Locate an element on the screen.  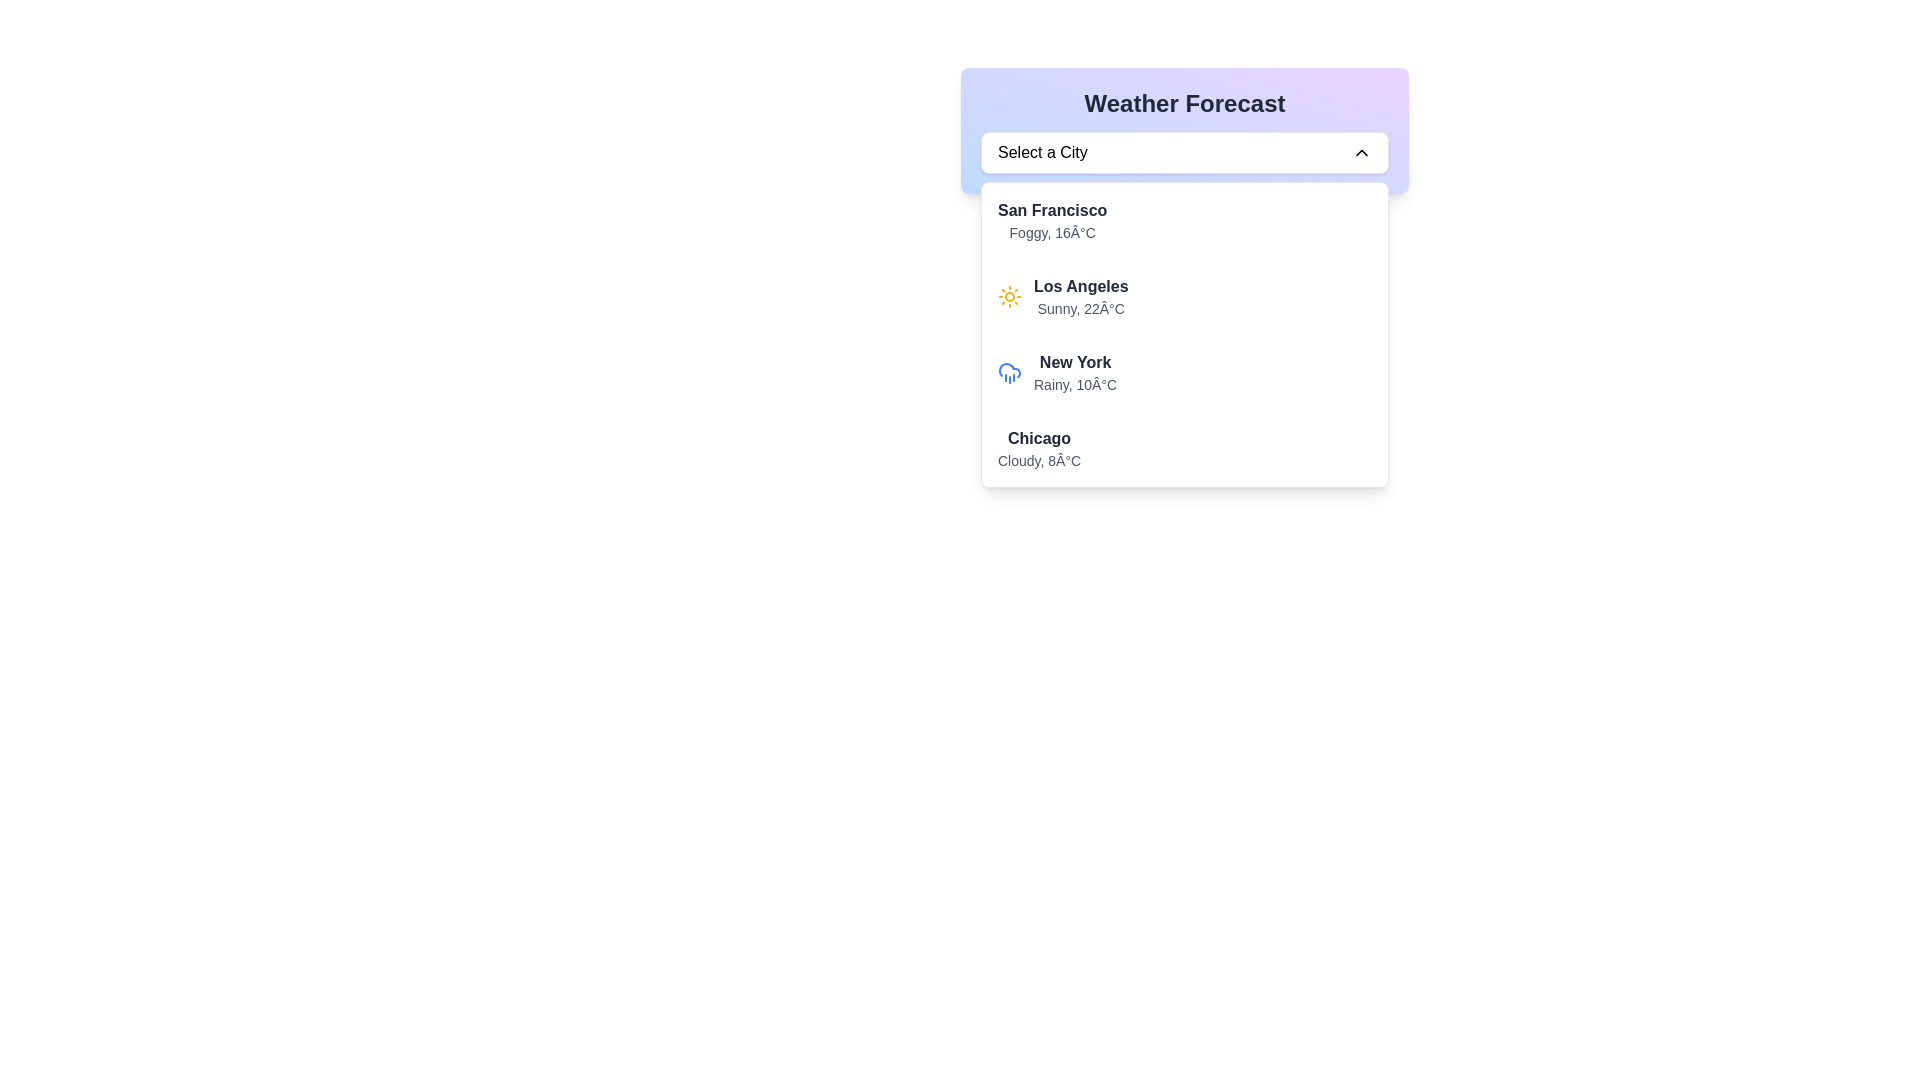
weather information for New York displayed in the third entry of the dropdown list under the 'Weather Forecast' header, which is accompanied by a rain cloud icon is located at coordinates (1074, 373).